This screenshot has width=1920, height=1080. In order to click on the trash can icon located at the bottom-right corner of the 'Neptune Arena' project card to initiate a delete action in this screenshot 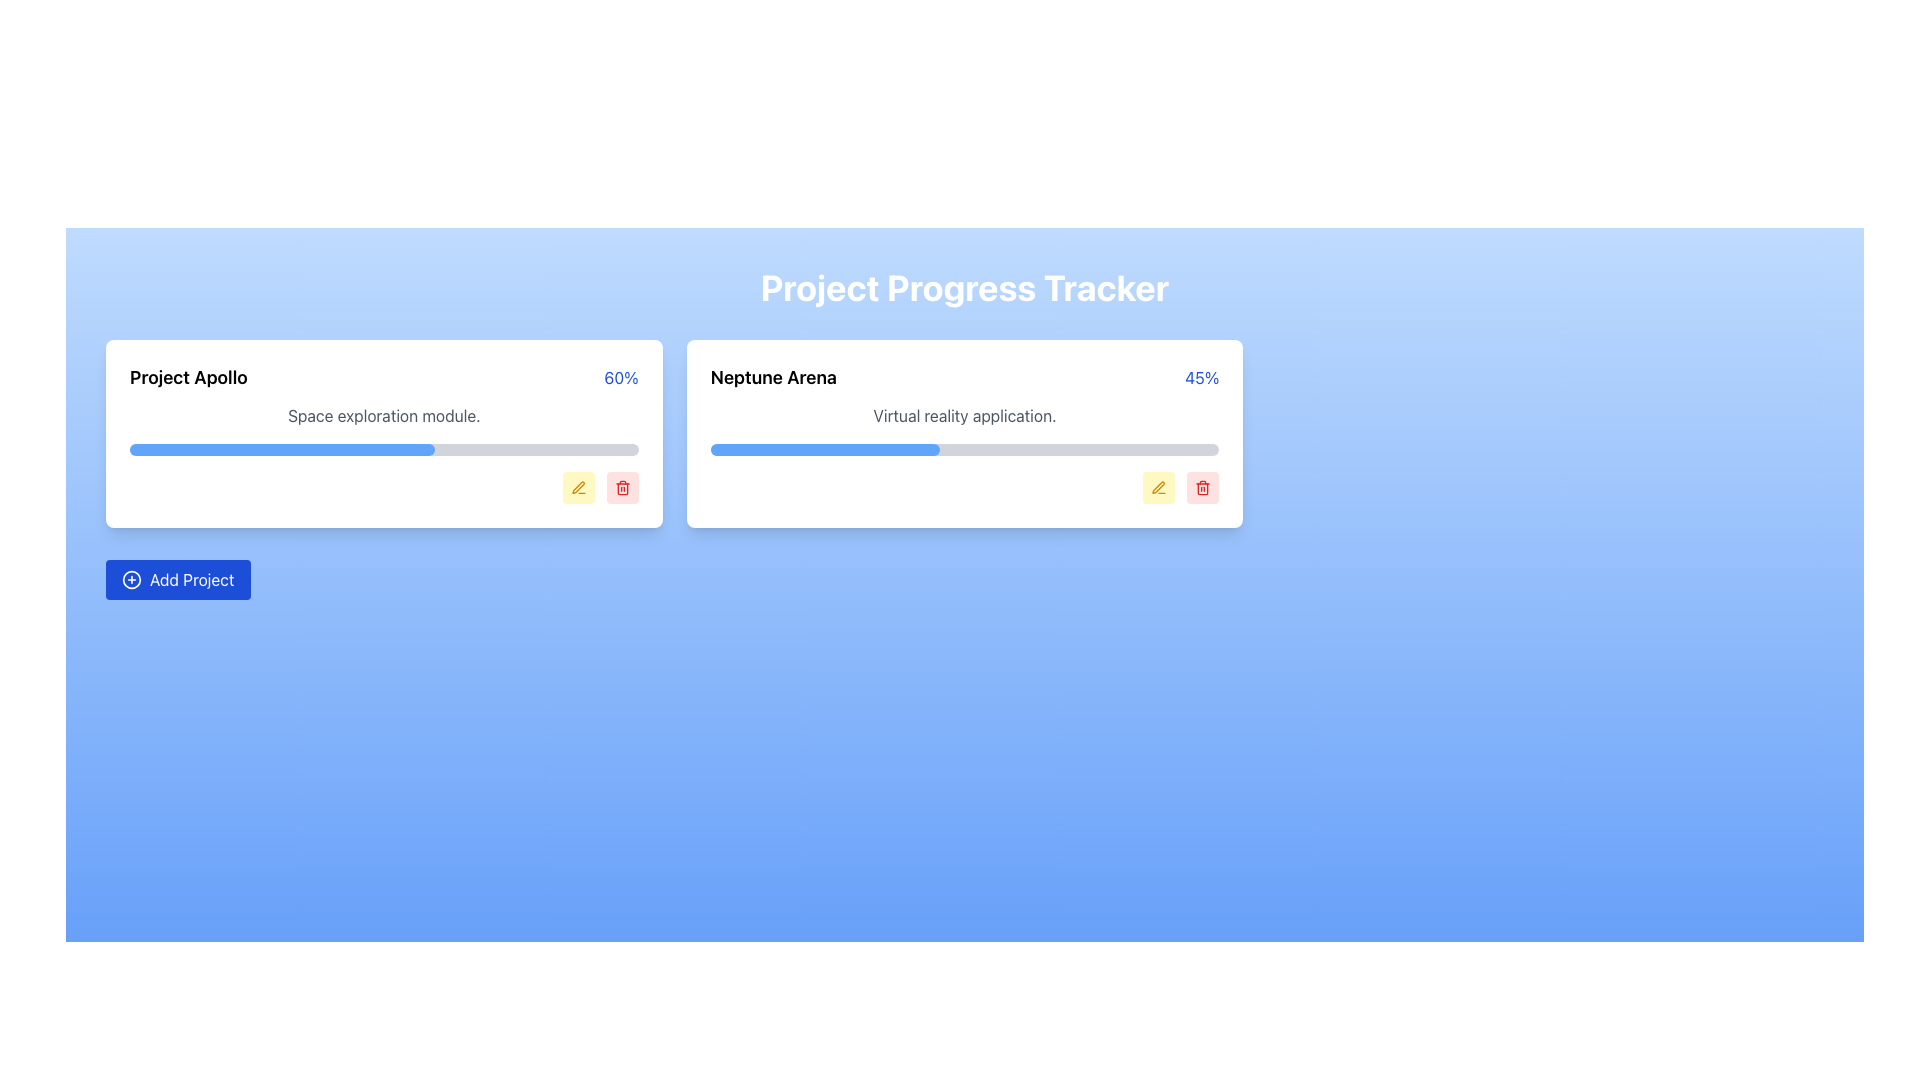, I will do `click(1202, 488)`.